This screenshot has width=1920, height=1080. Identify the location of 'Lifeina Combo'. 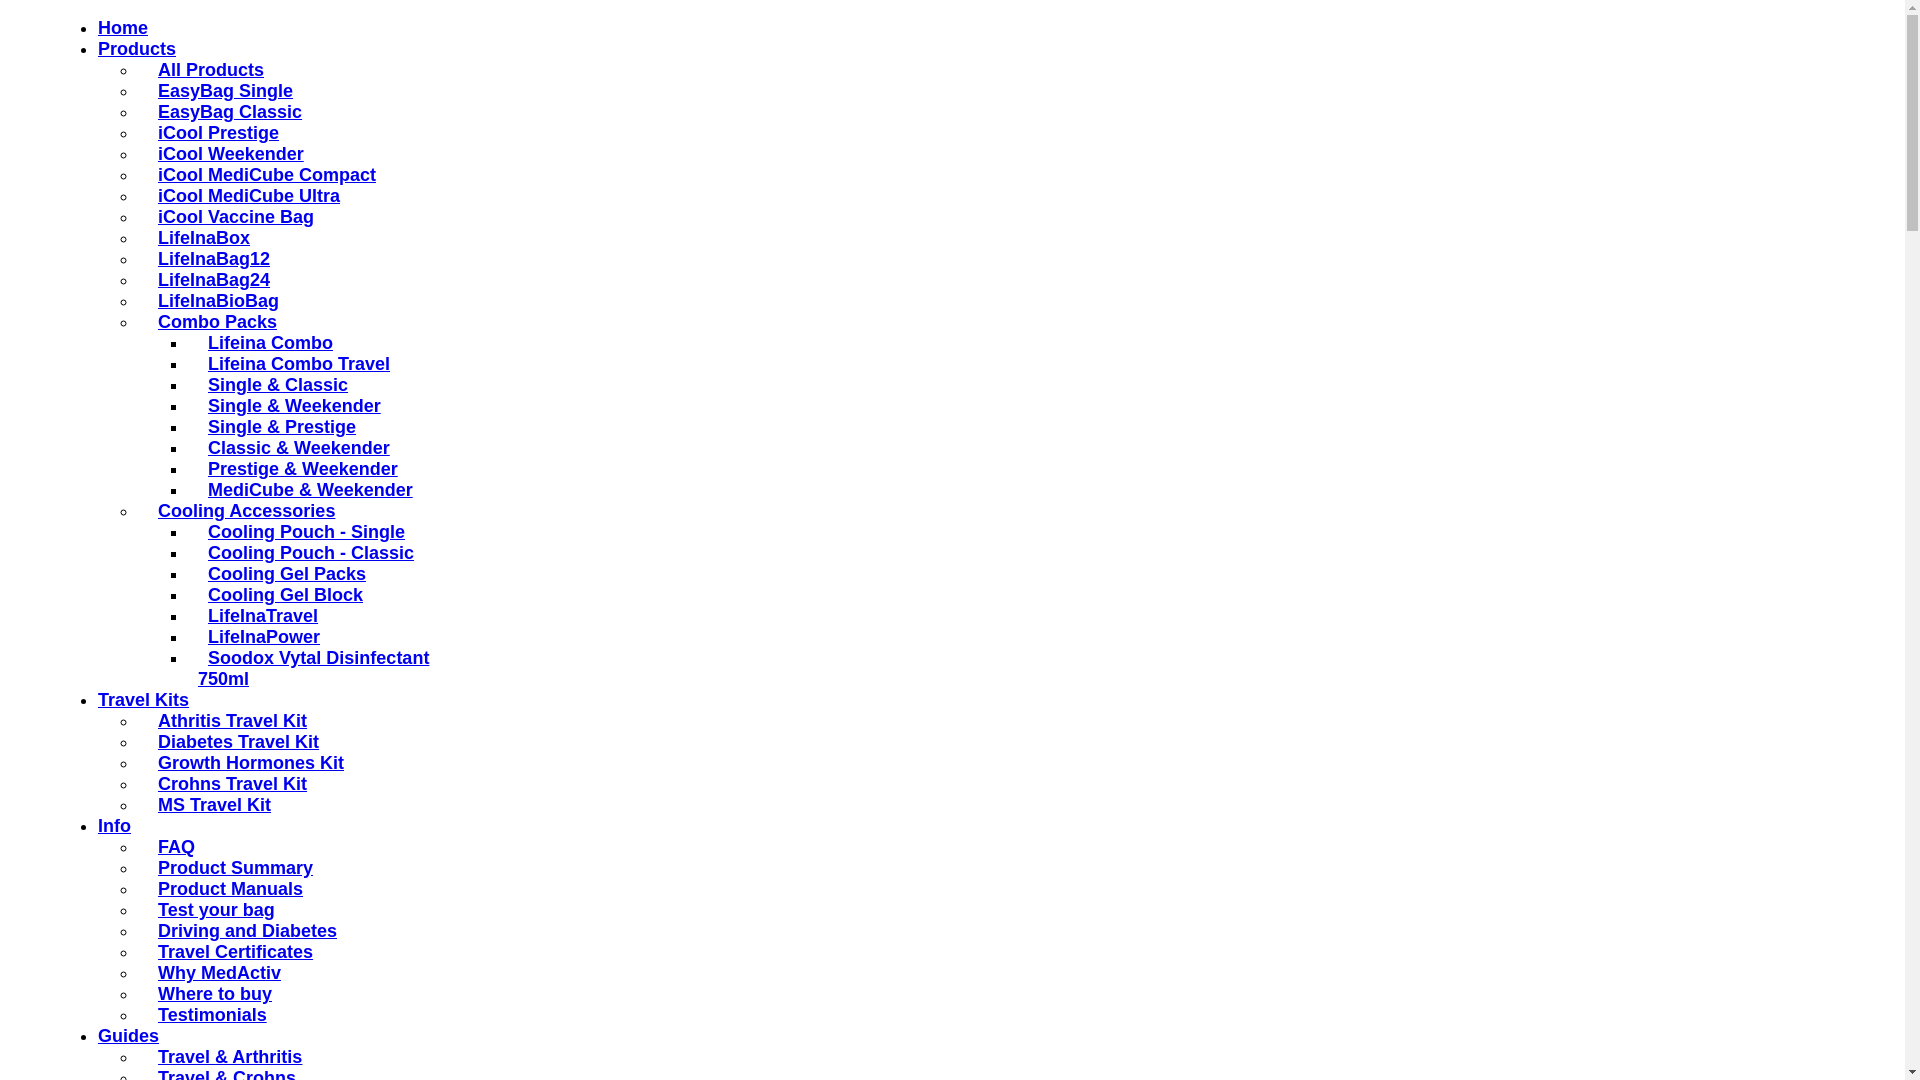
(264, 342).